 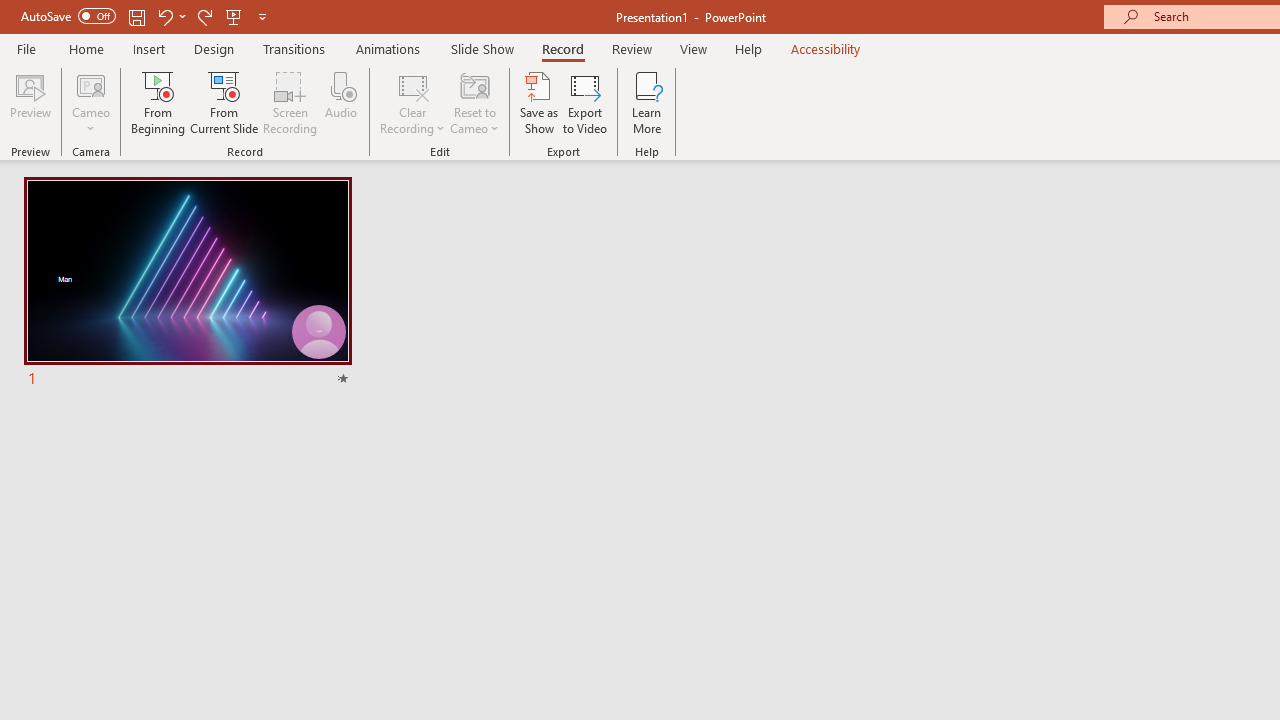 What do you see at coordinates (90, 84) in the screenshot?
I see `'Cameo'` at bounding box center [90, 84].